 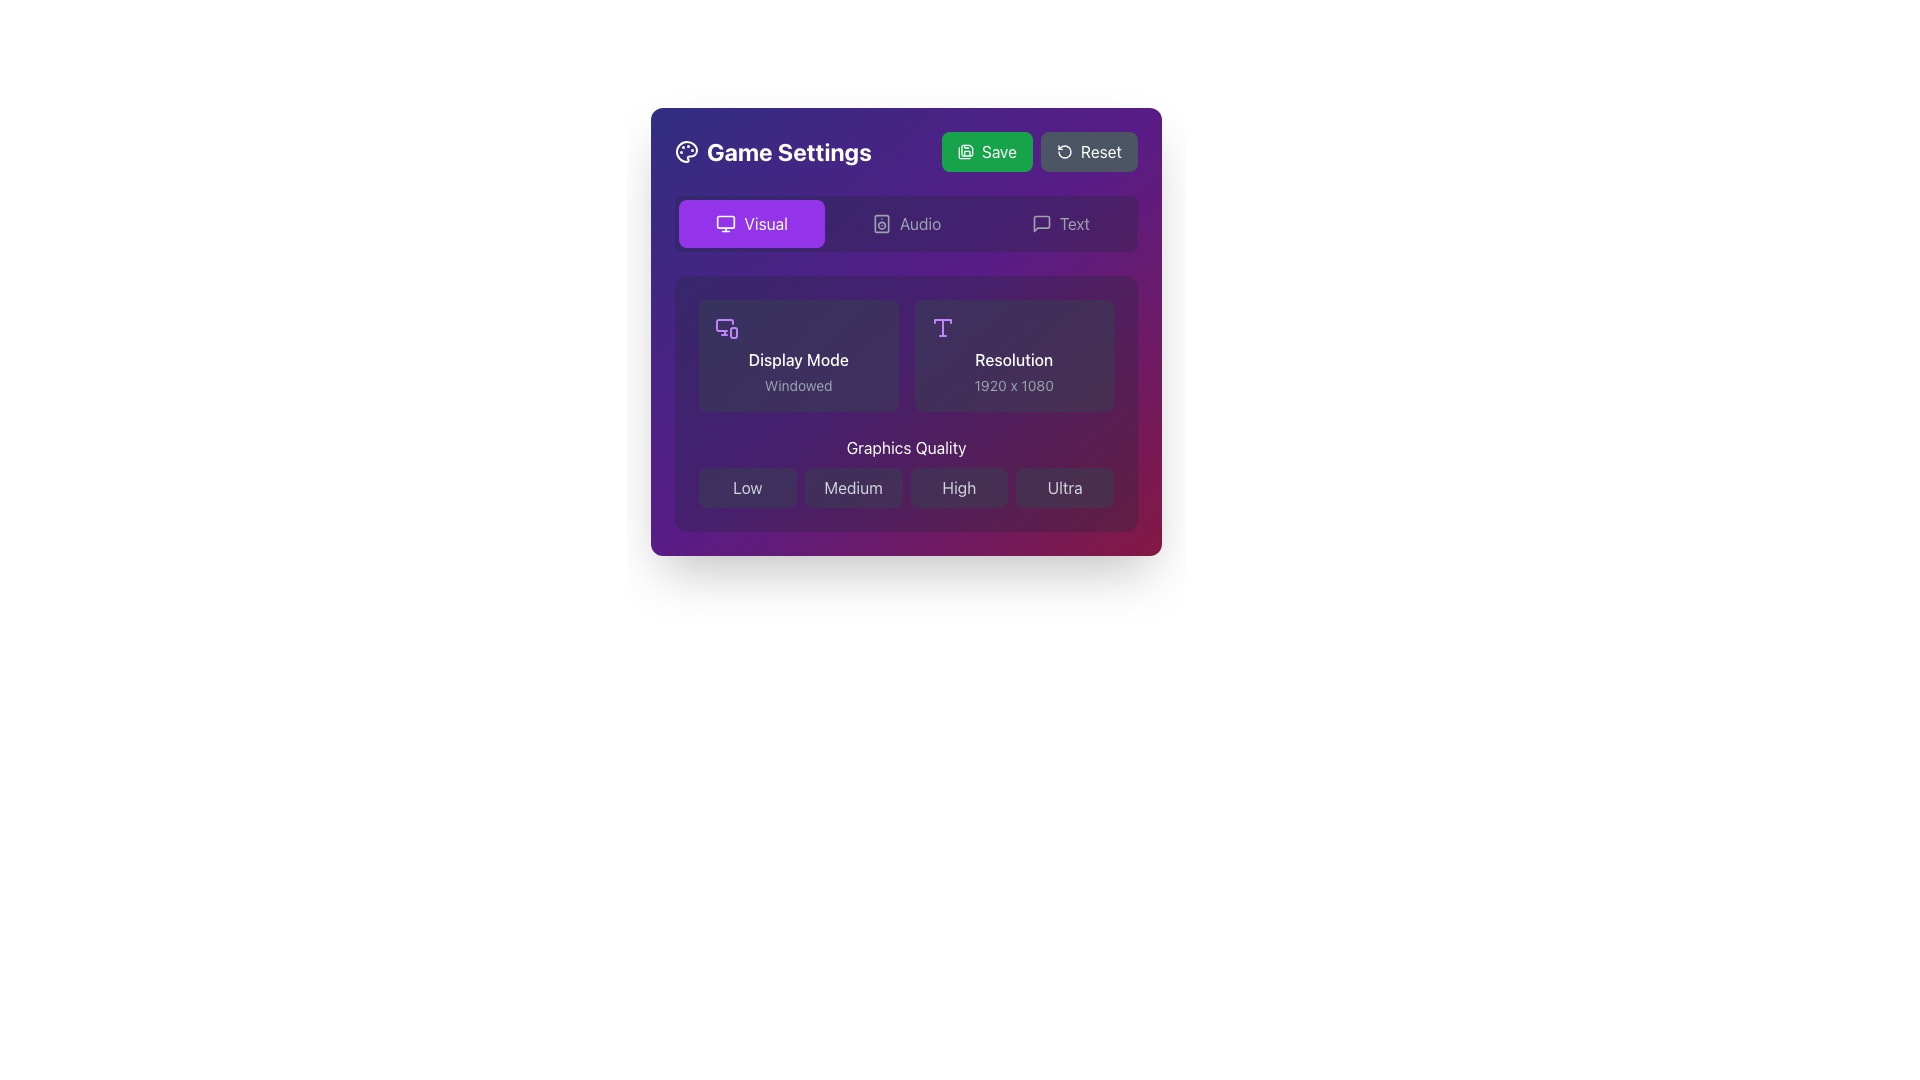 What do you see at coordinates (1040, 223) in the screenshot?
I see `the speech bubble icon located in the Text section of the header menu` at bounding box center [1040, 223].